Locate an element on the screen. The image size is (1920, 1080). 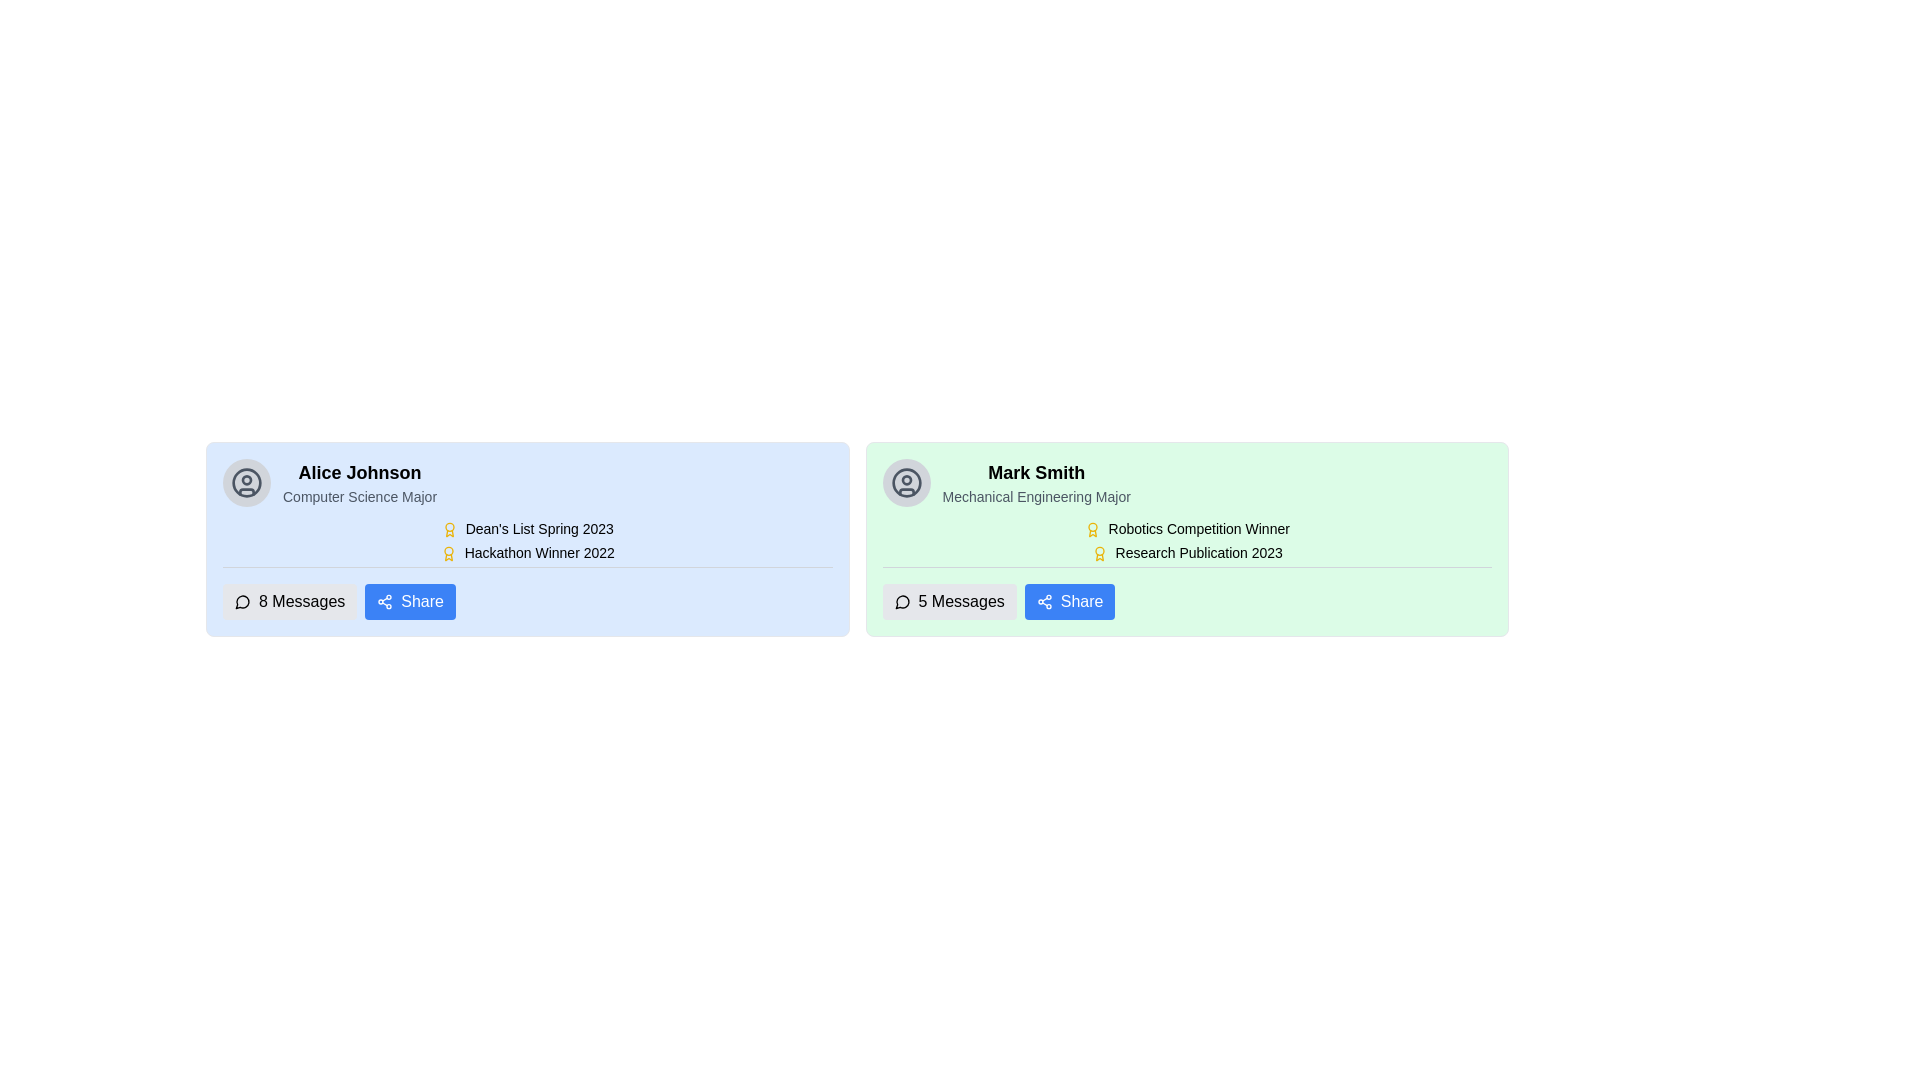
the graphical icon that signifies the 'Robotics Competition Winner' achievement for Mark Smith, located to the left of the award title in the profile card is located at coordinates (1091, 529).